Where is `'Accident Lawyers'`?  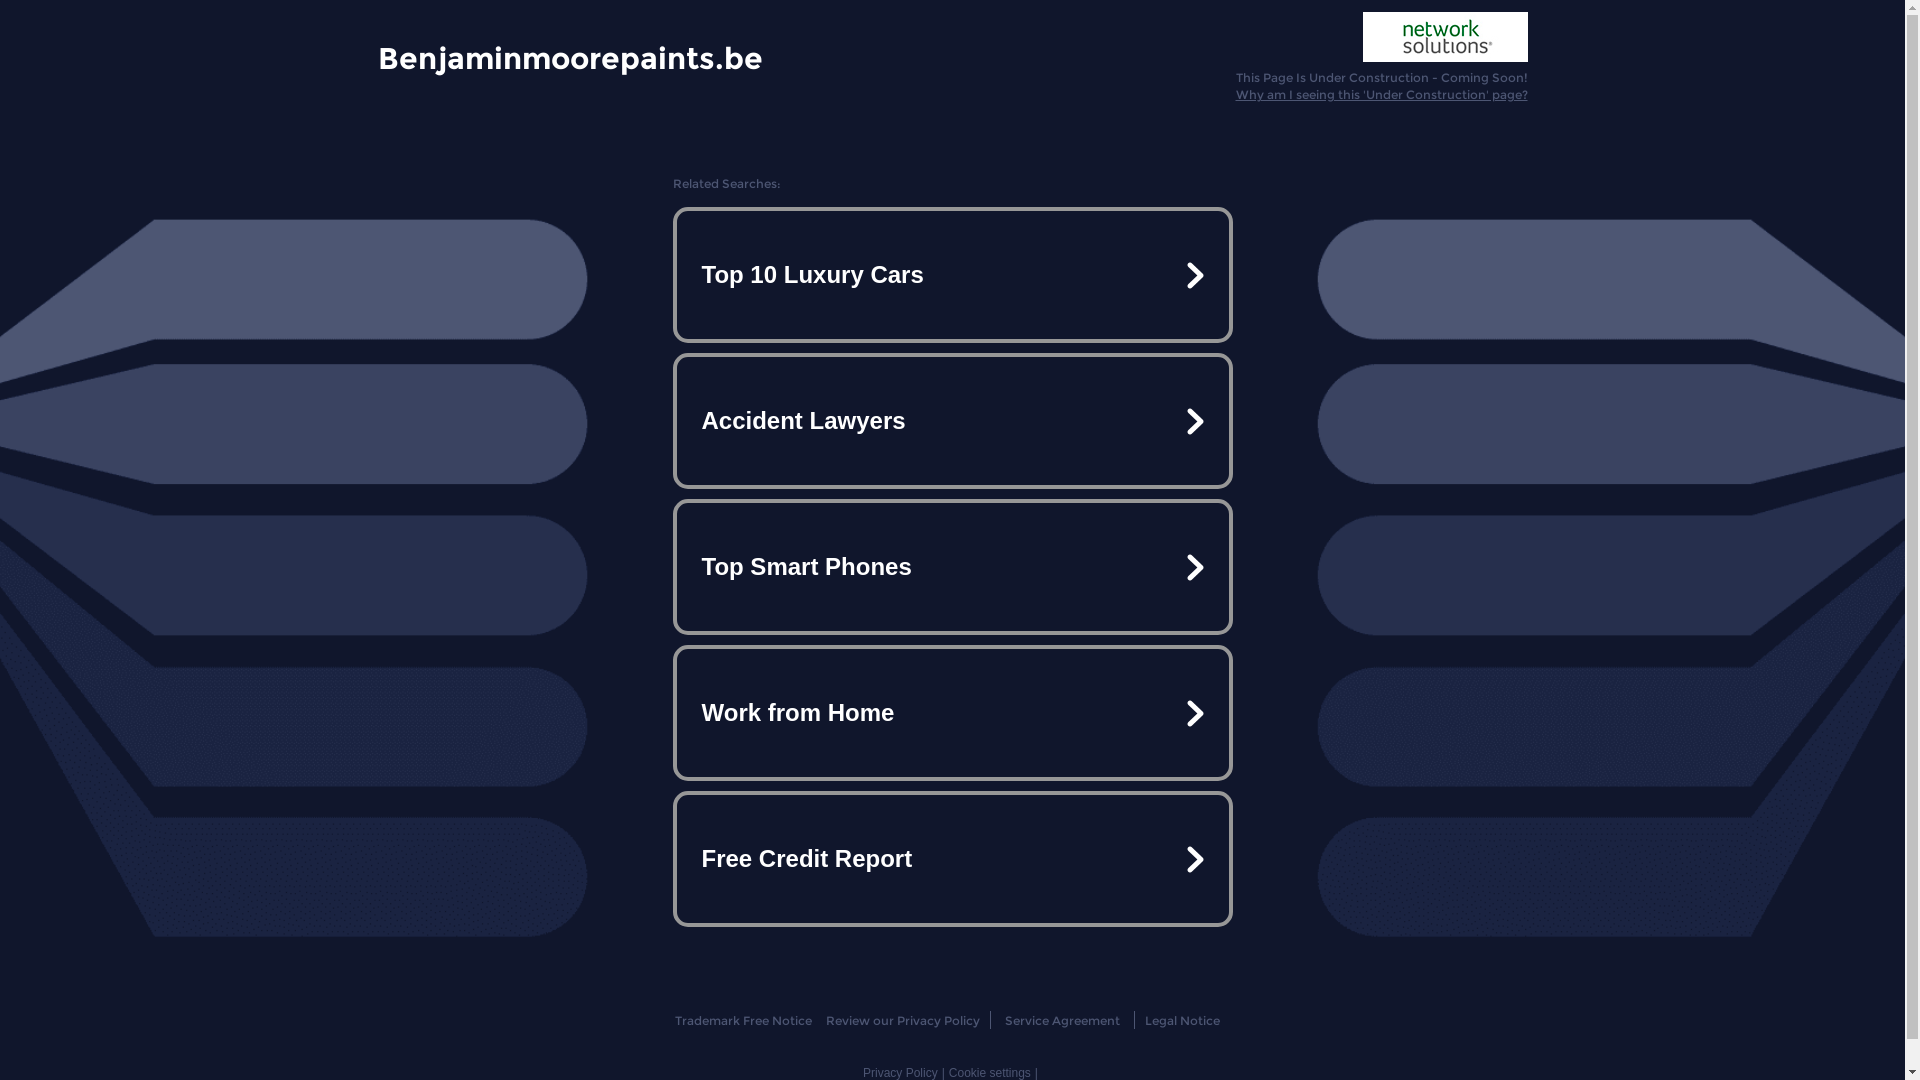 'Accident Lawyers' is located at coordinates (950, 419).